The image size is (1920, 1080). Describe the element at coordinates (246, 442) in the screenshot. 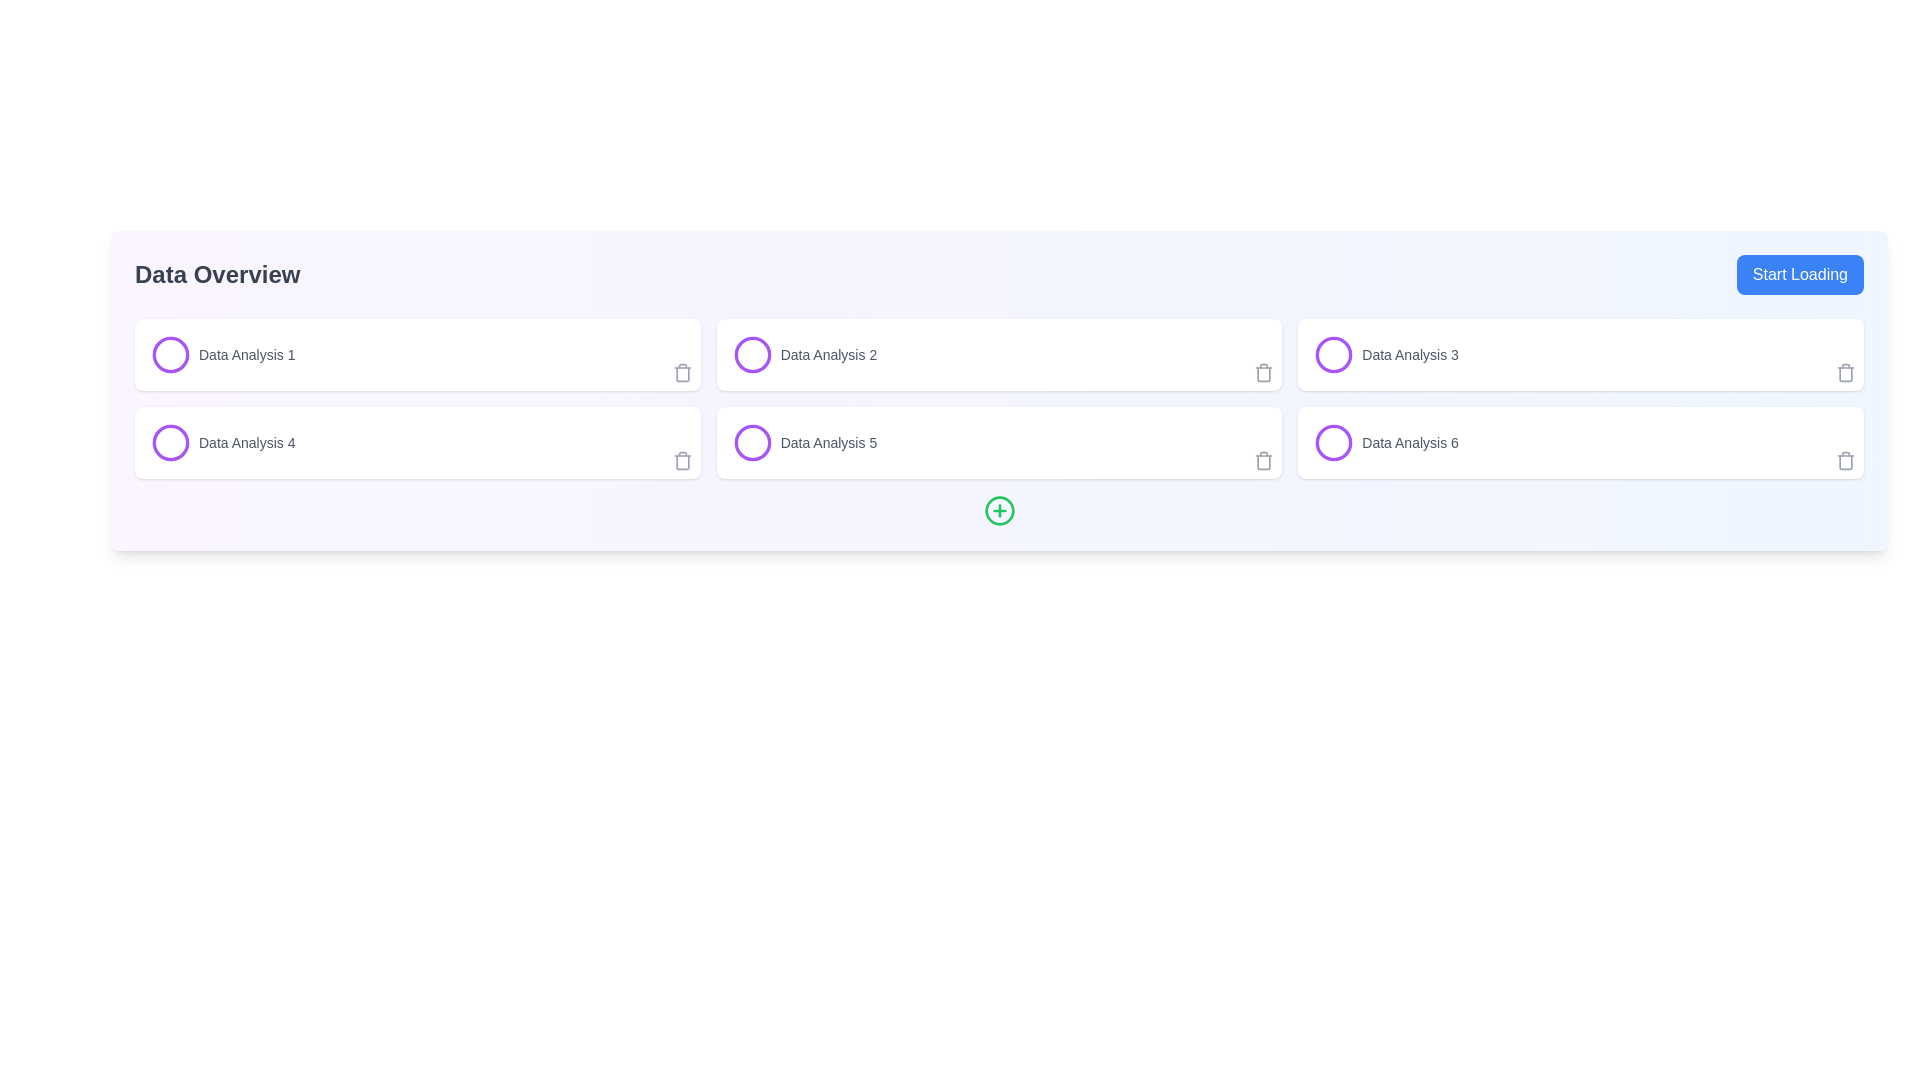

I see `text label displaying 'Data Analysis 4', which is a small-sized text label in the first column of the second row below the heading 'Data Overview'` at that location.